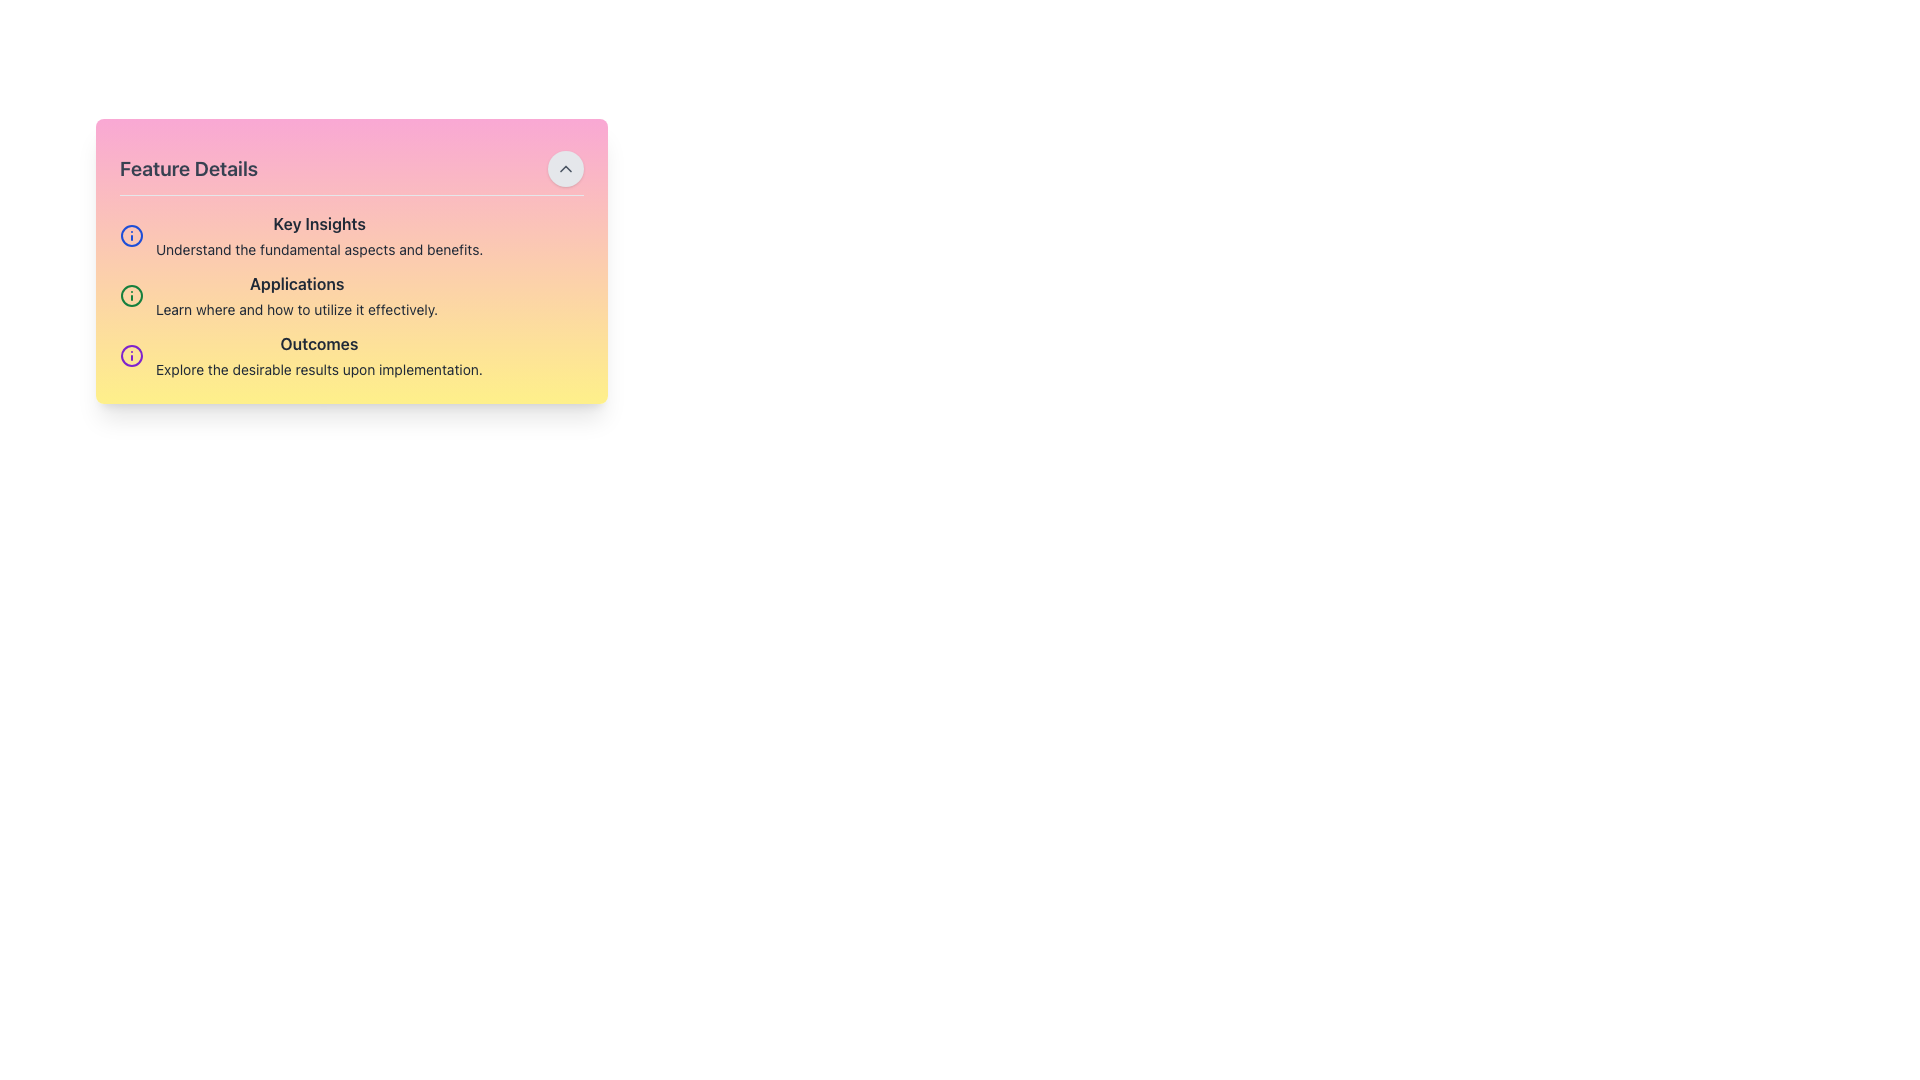 The height and width of the screenshot is (1080, 1920). I want to click on the Circular SVG graphic located in the 'Key Insights' section, which is the outermost circle of a multi-part SVG graphic, positioned above the green information icon and the purple outcomes icon, so click(131, 234).